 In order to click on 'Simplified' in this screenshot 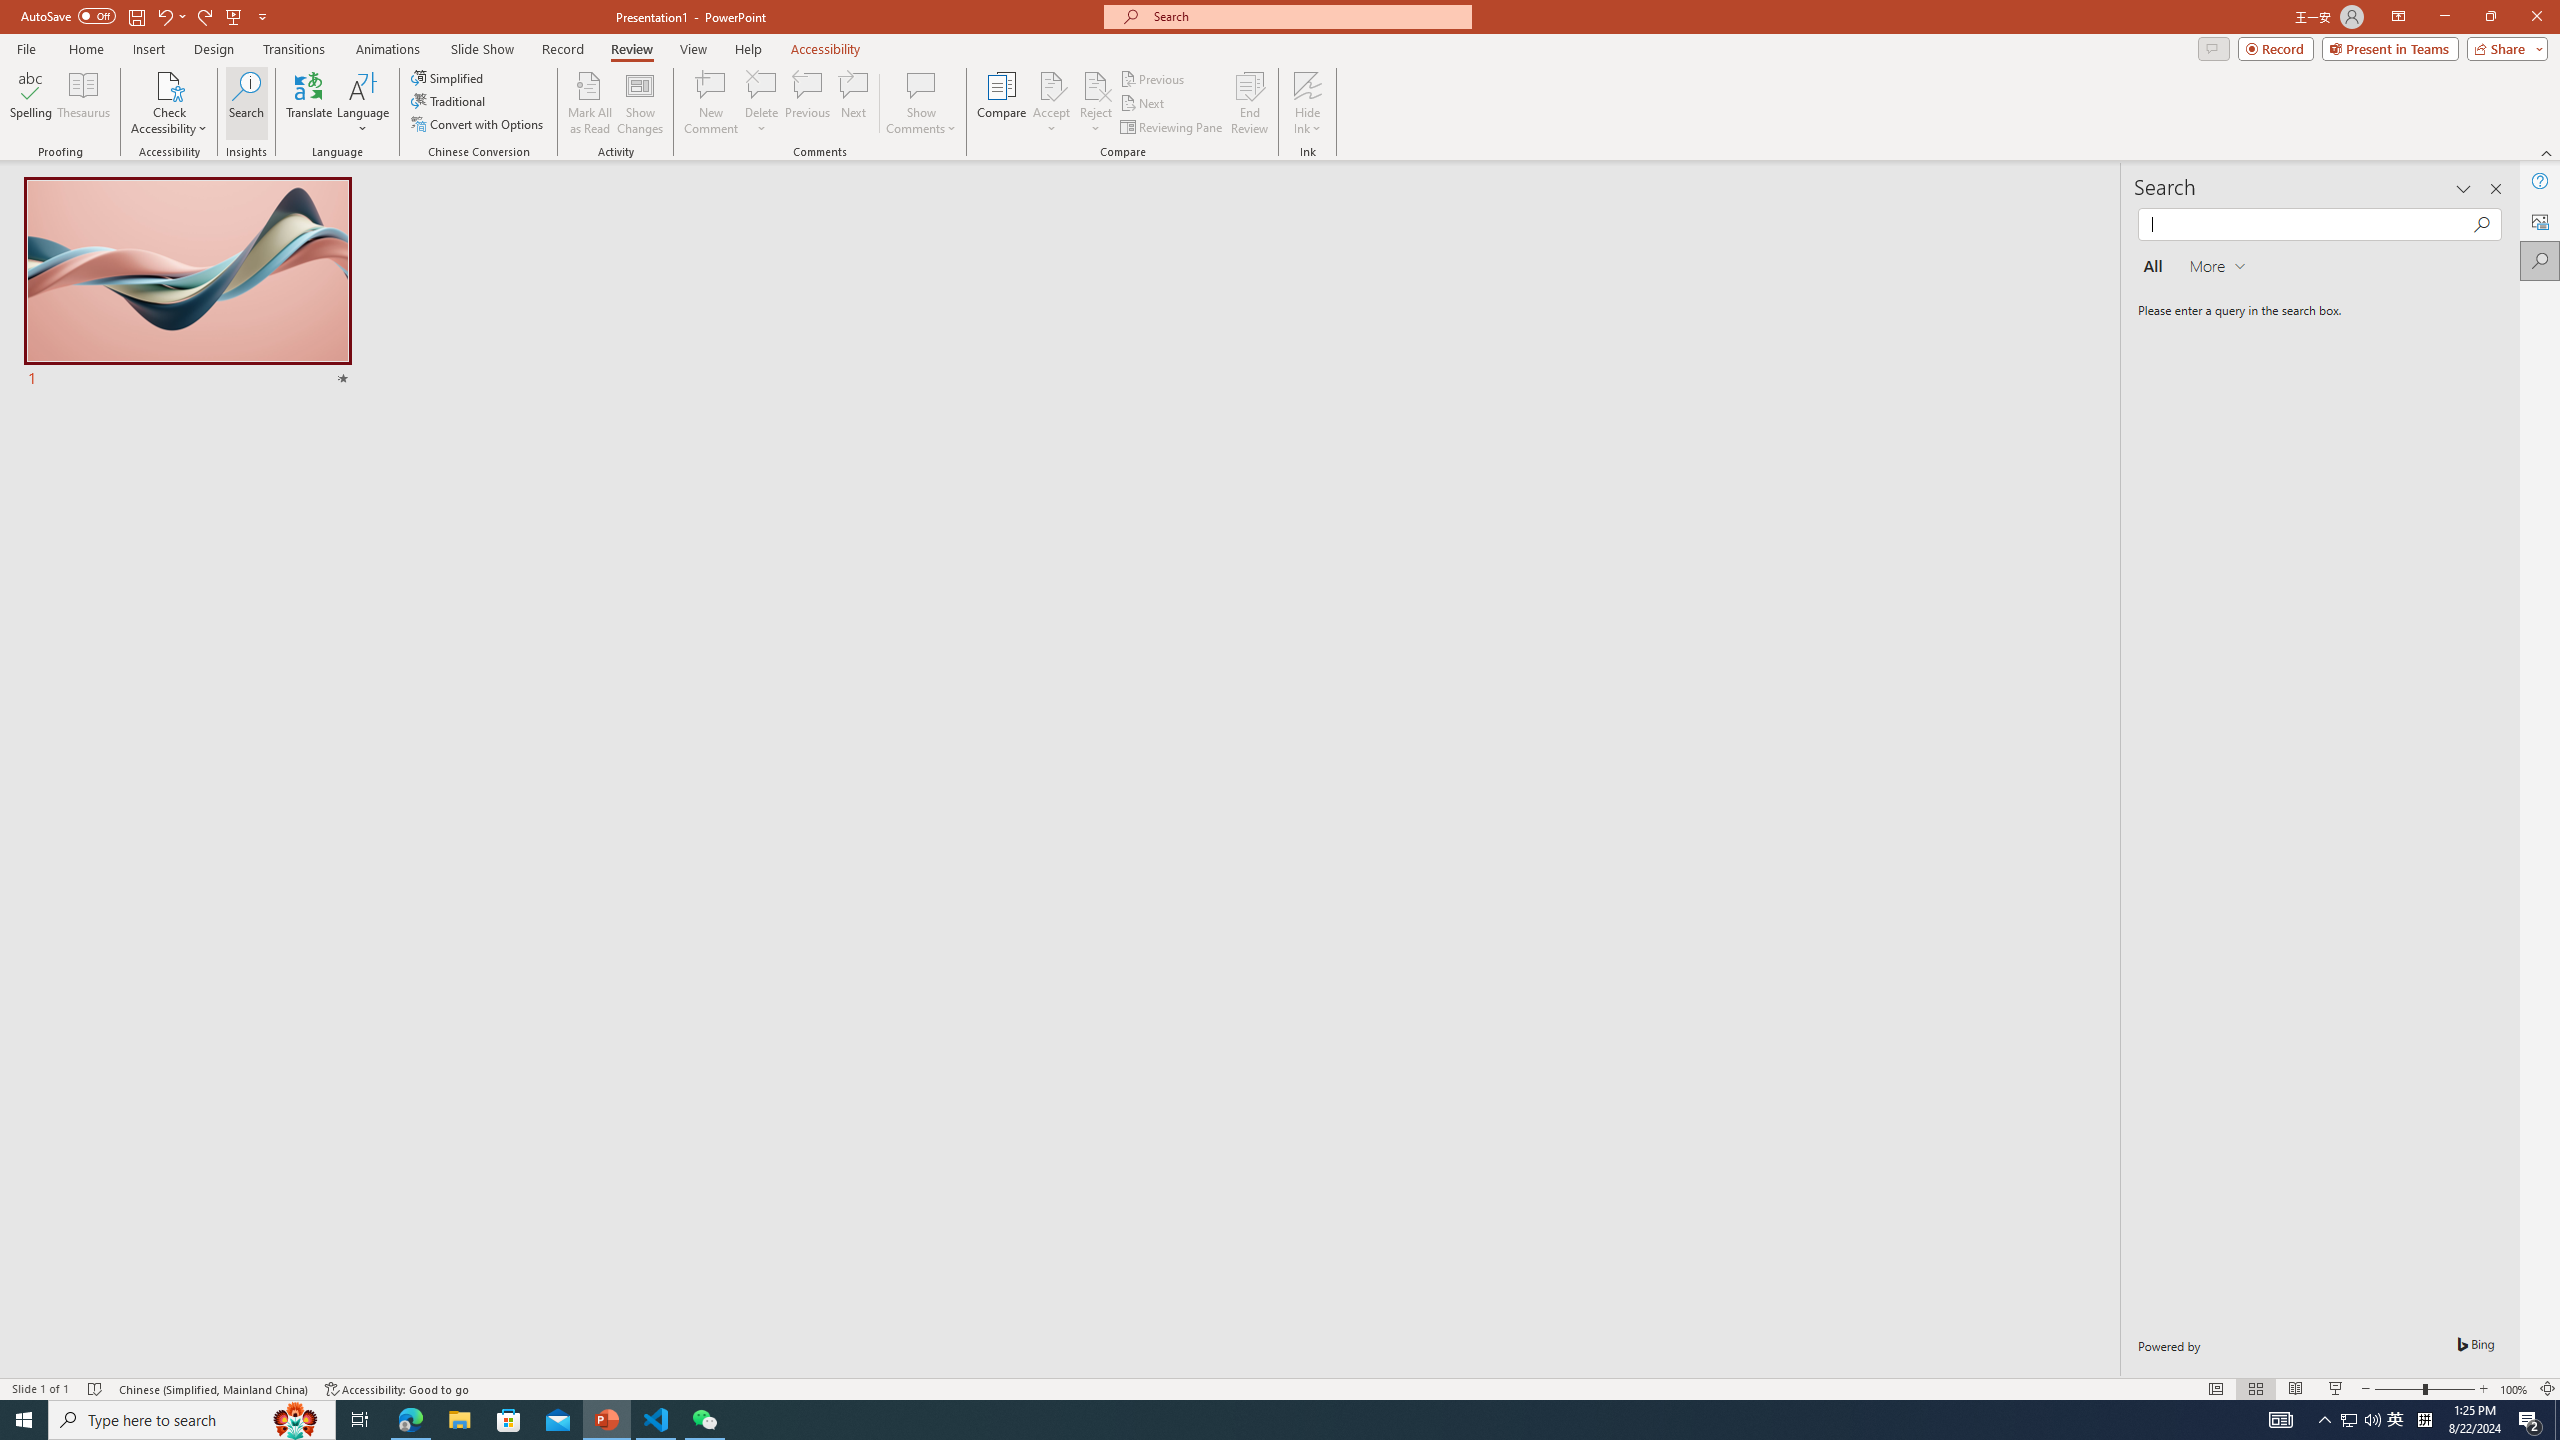, I will do `click(448, 77)`.